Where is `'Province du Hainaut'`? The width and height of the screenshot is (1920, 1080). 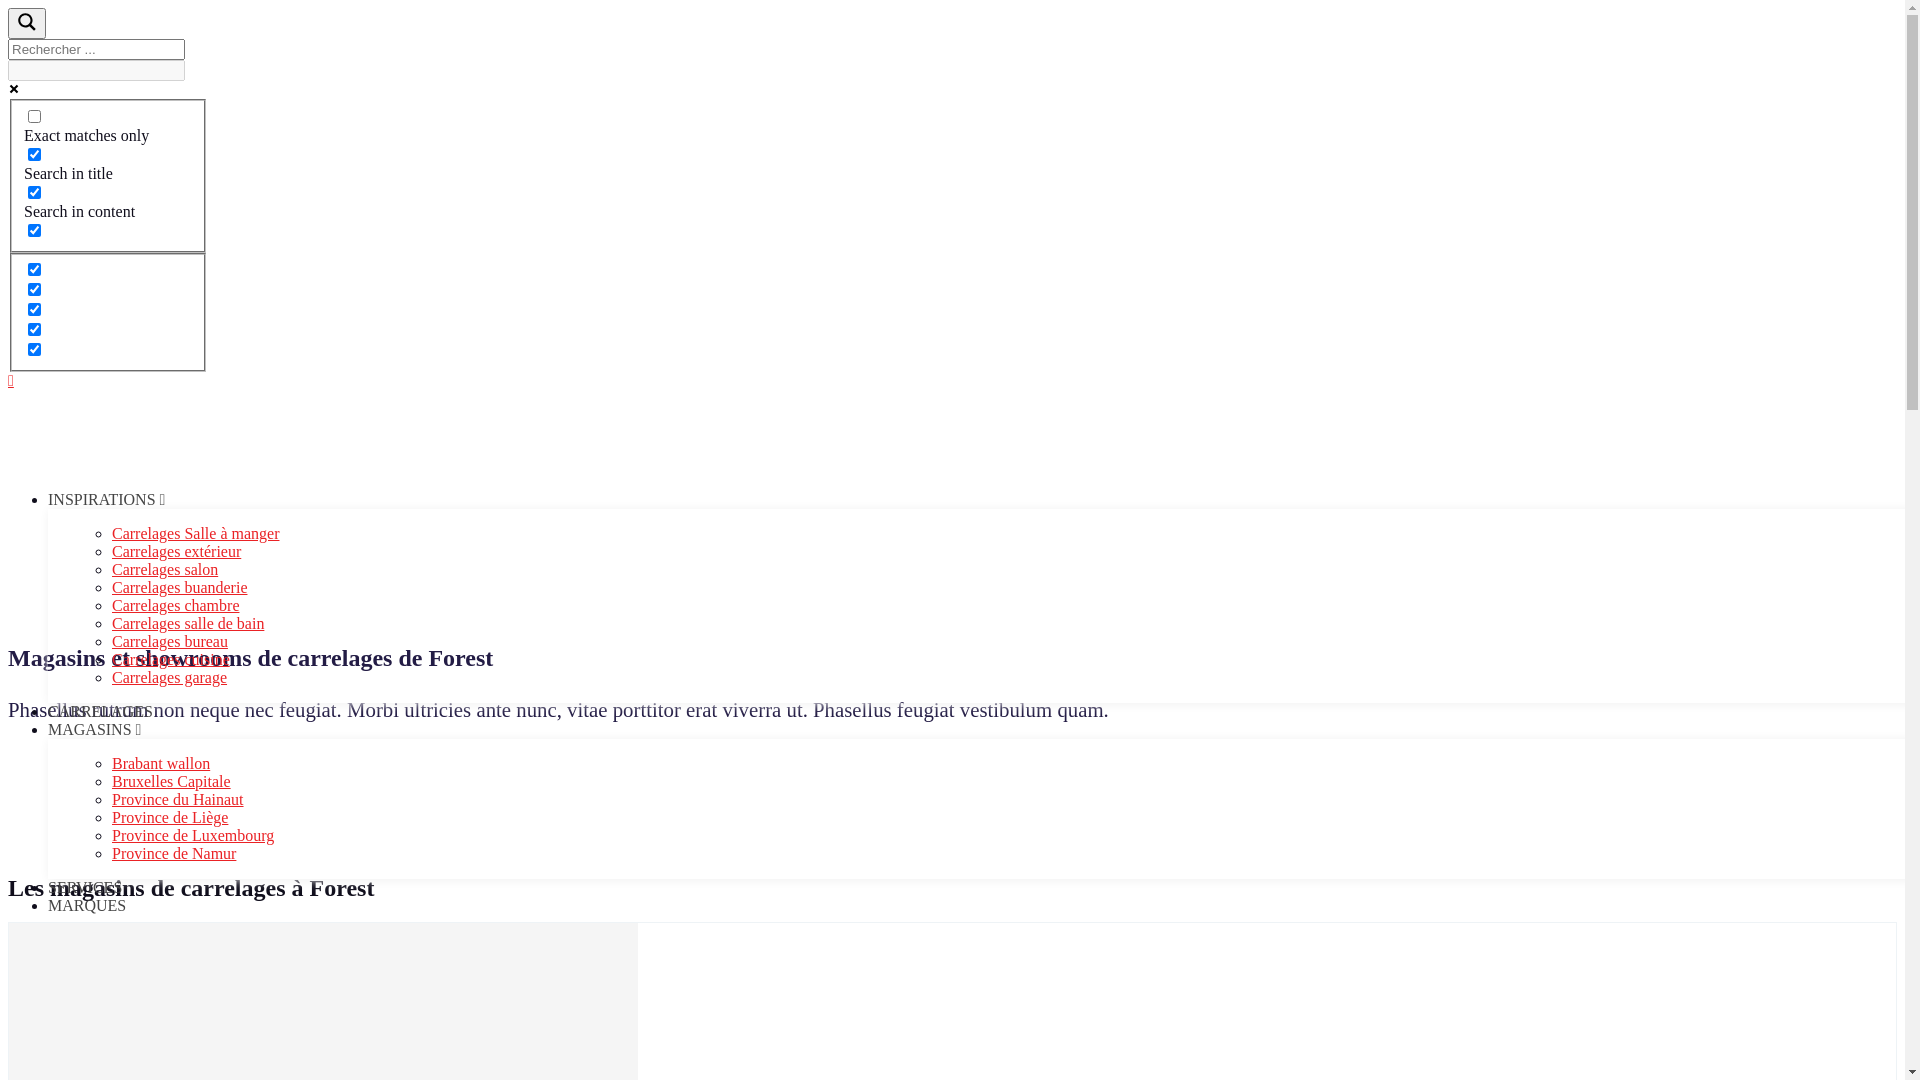
'Province du Hainaut' is located at coordinates (110, 798).